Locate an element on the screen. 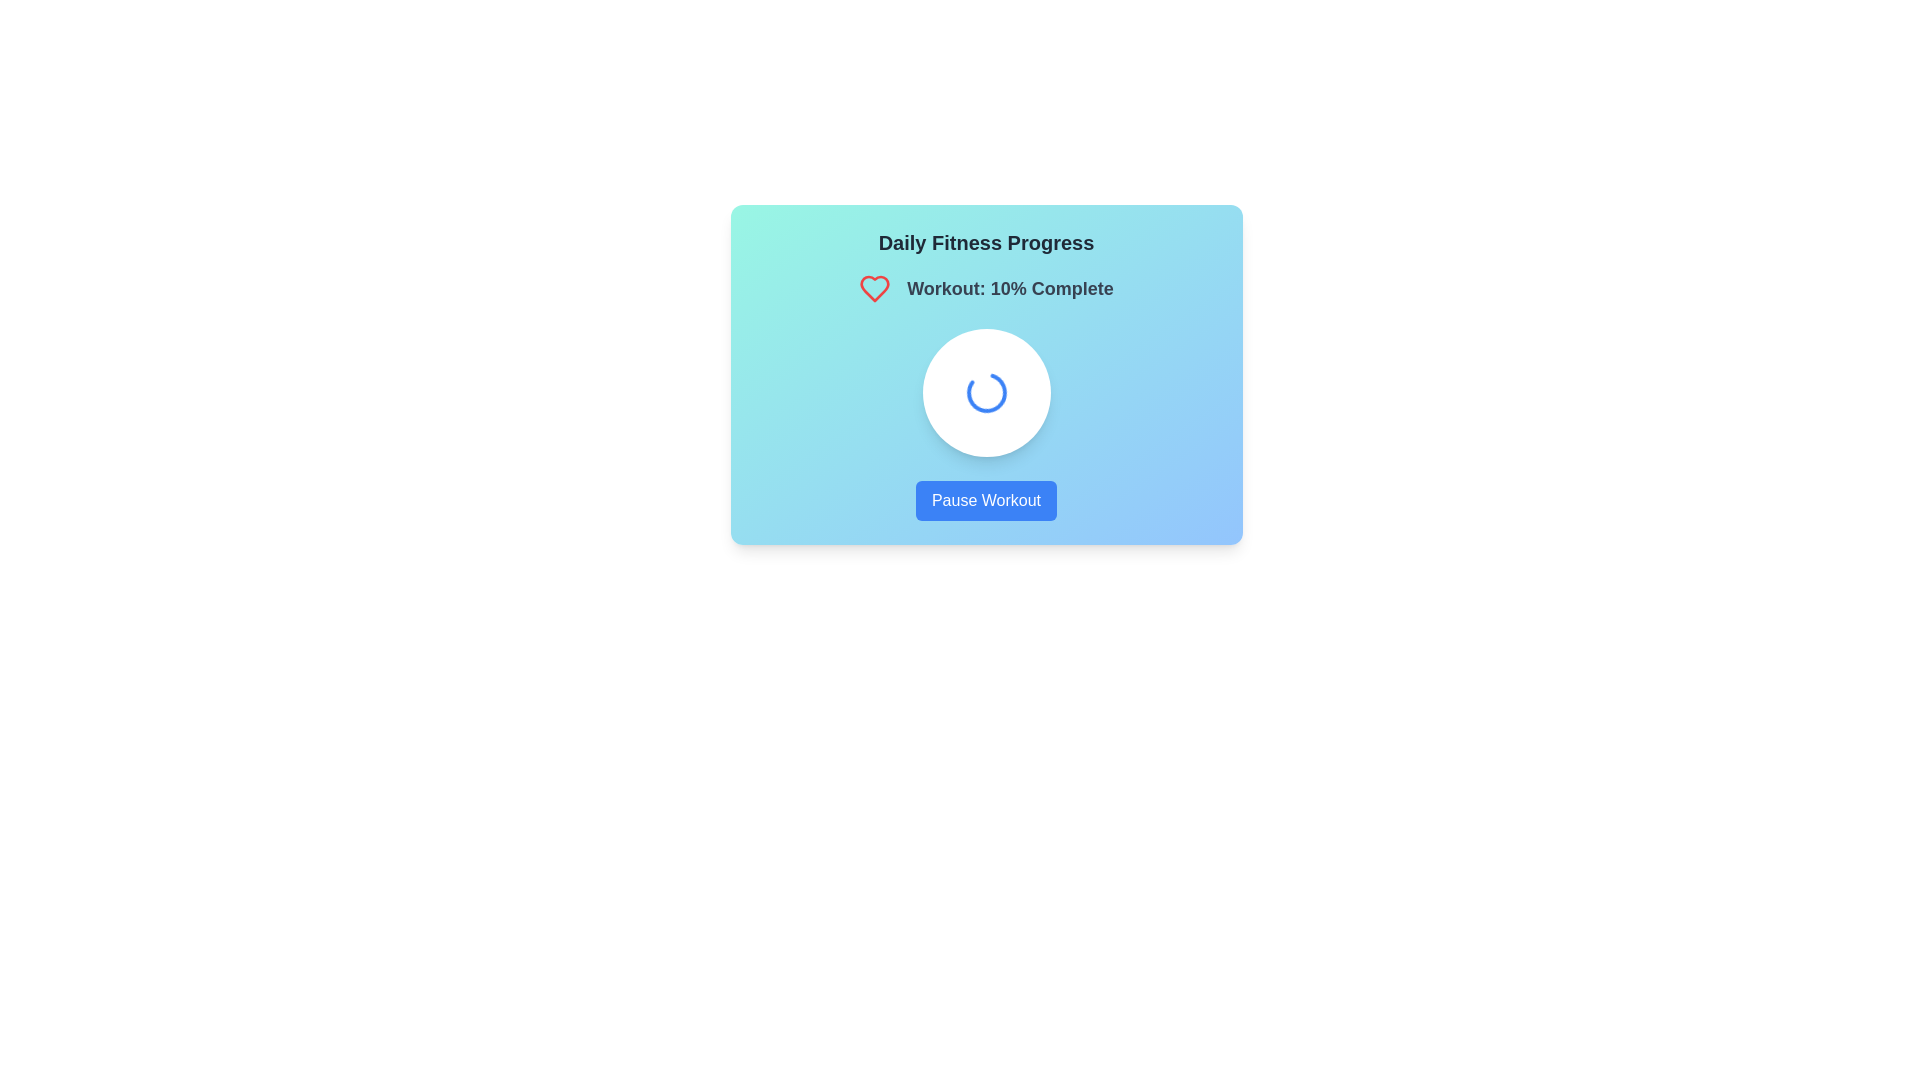 The height and width of the screenshot is (1080, 1920). the fitness progress icon located to the left of the text 'Workout: 10% Complete', which is centrally positioned within the card's top section is located at coordinates (880, 289).